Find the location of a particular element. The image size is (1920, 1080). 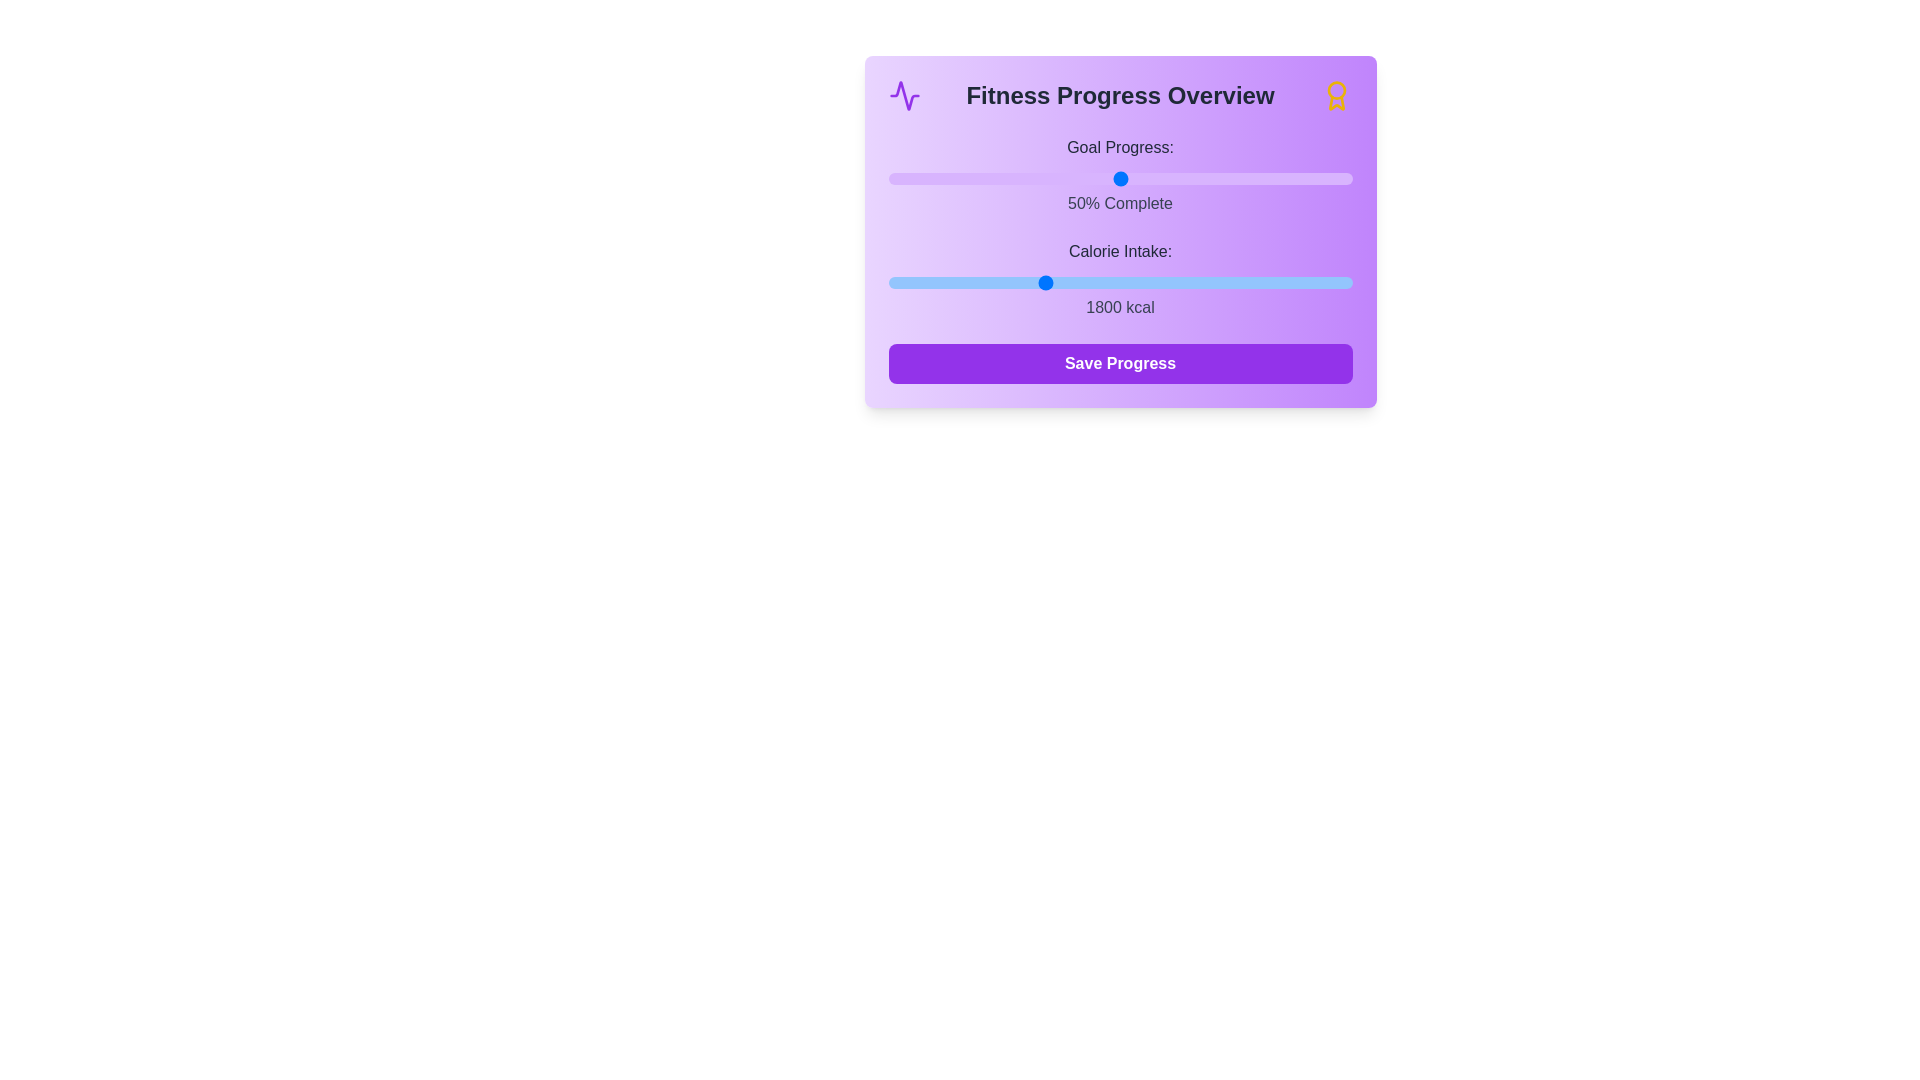

the 'Save Progress' button with a purple background is located at coordinates (1120, 363).